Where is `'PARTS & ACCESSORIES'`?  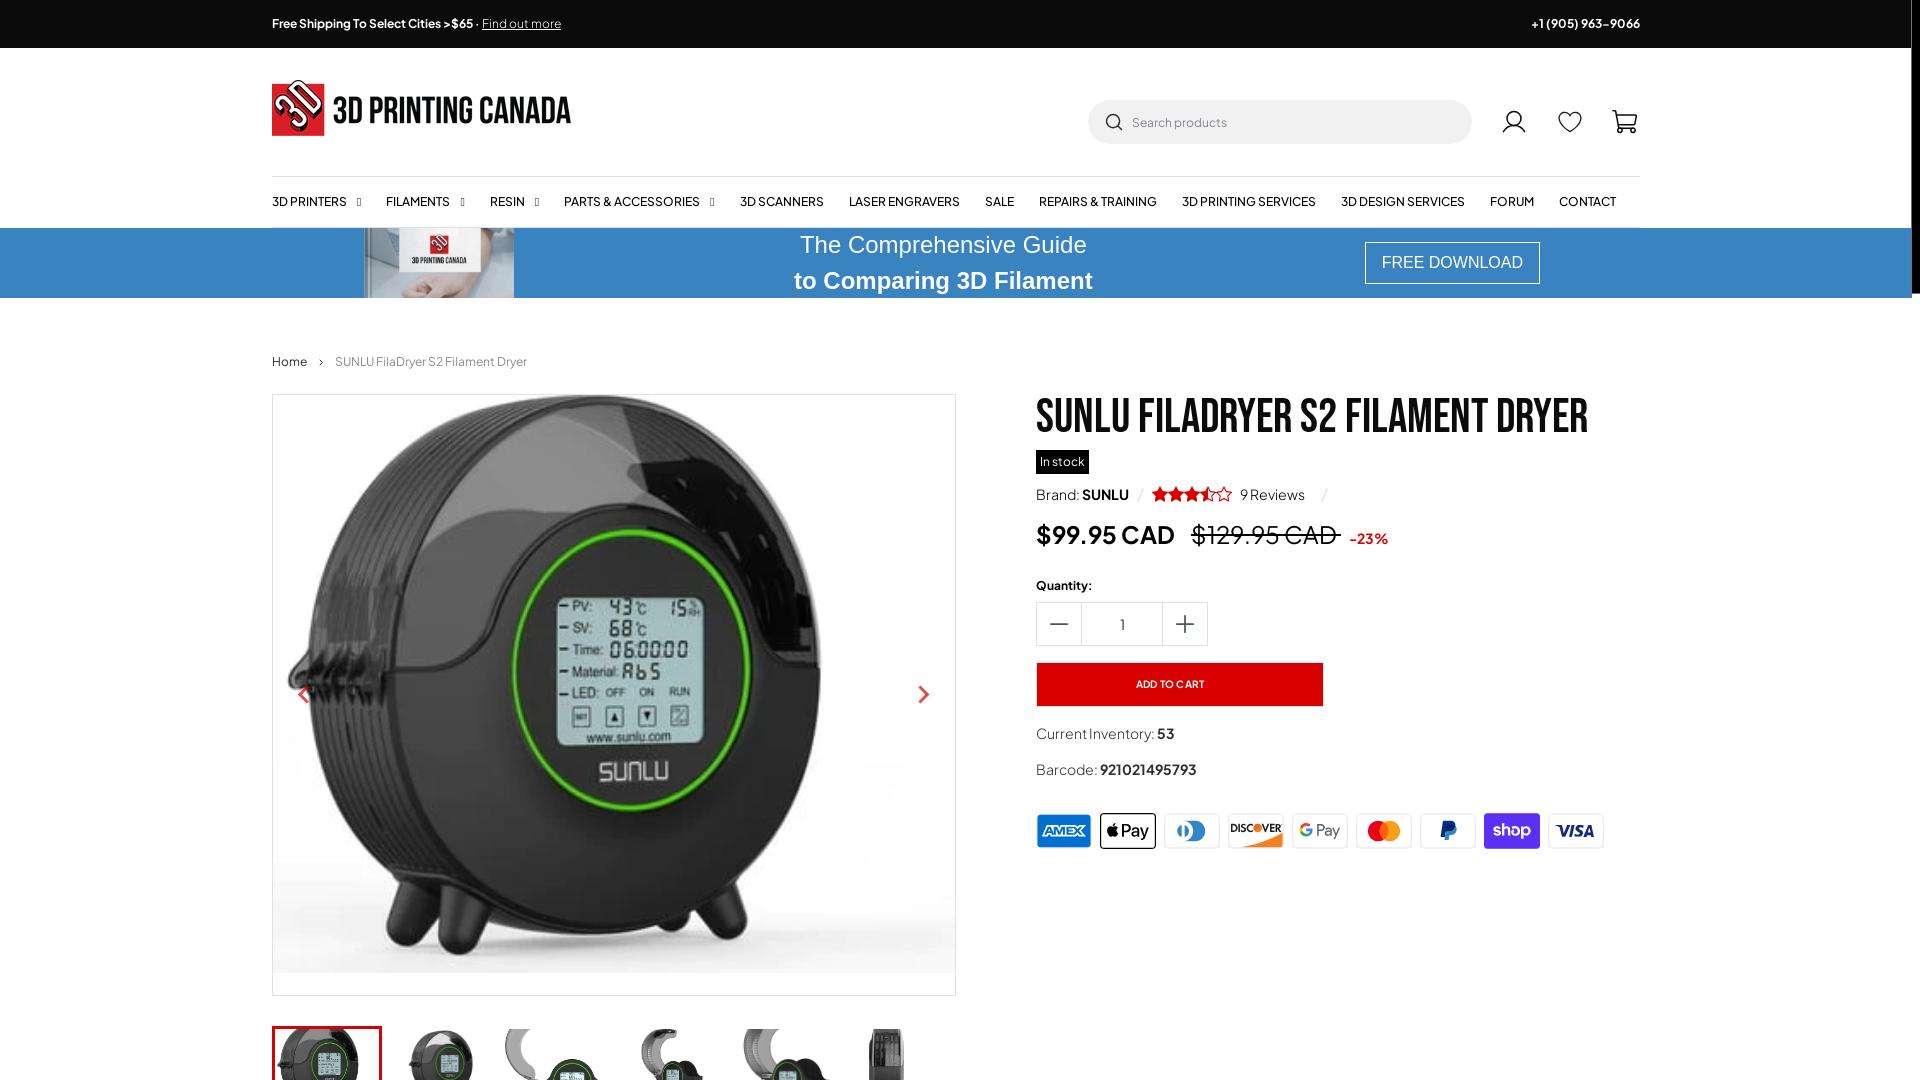
'PARTS & ACCESSORIES' is located at coordinates (637, 201).